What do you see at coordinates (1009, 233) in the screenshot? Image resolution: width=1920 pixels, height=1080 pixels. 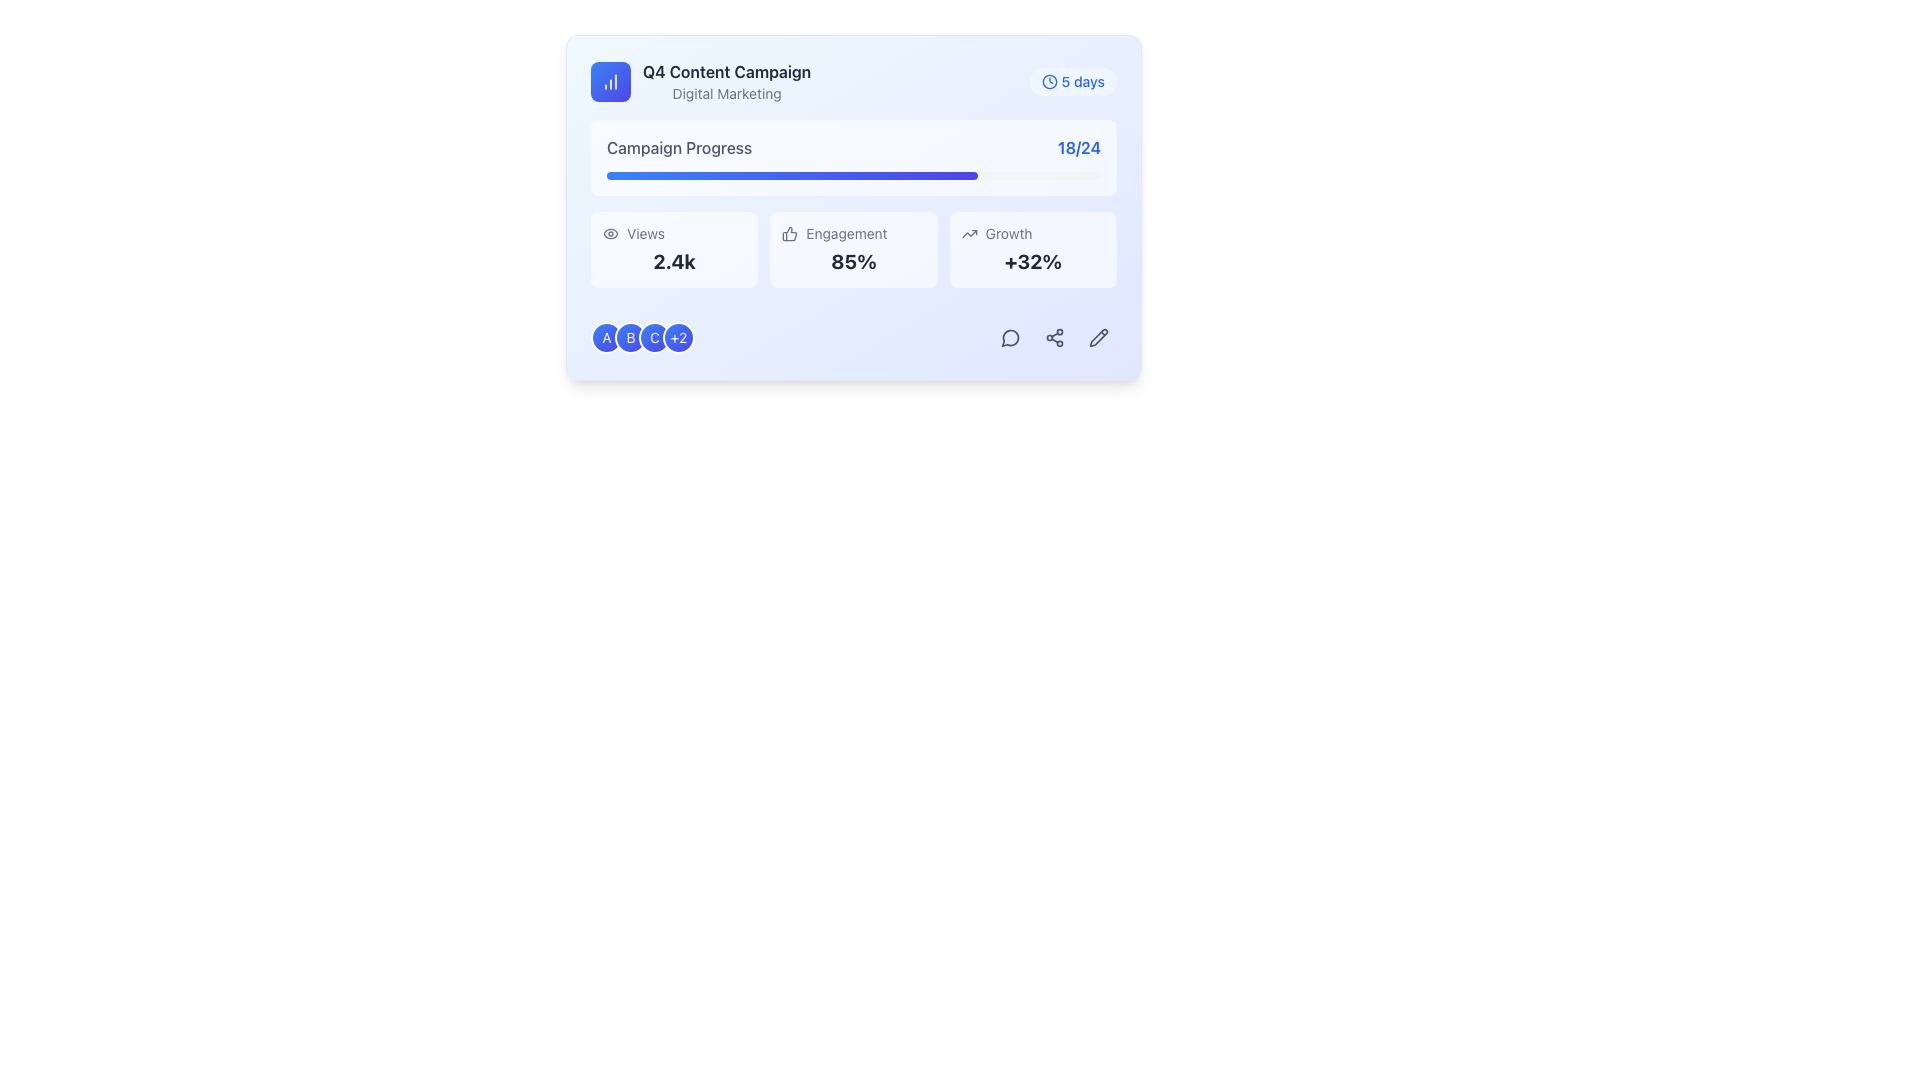 I see `Text label indicating an increase or growth of the corresponding engagement metric, located in the bottom-right metric box under the 'Engagement' statistic` at bounding box center [1009, 233].